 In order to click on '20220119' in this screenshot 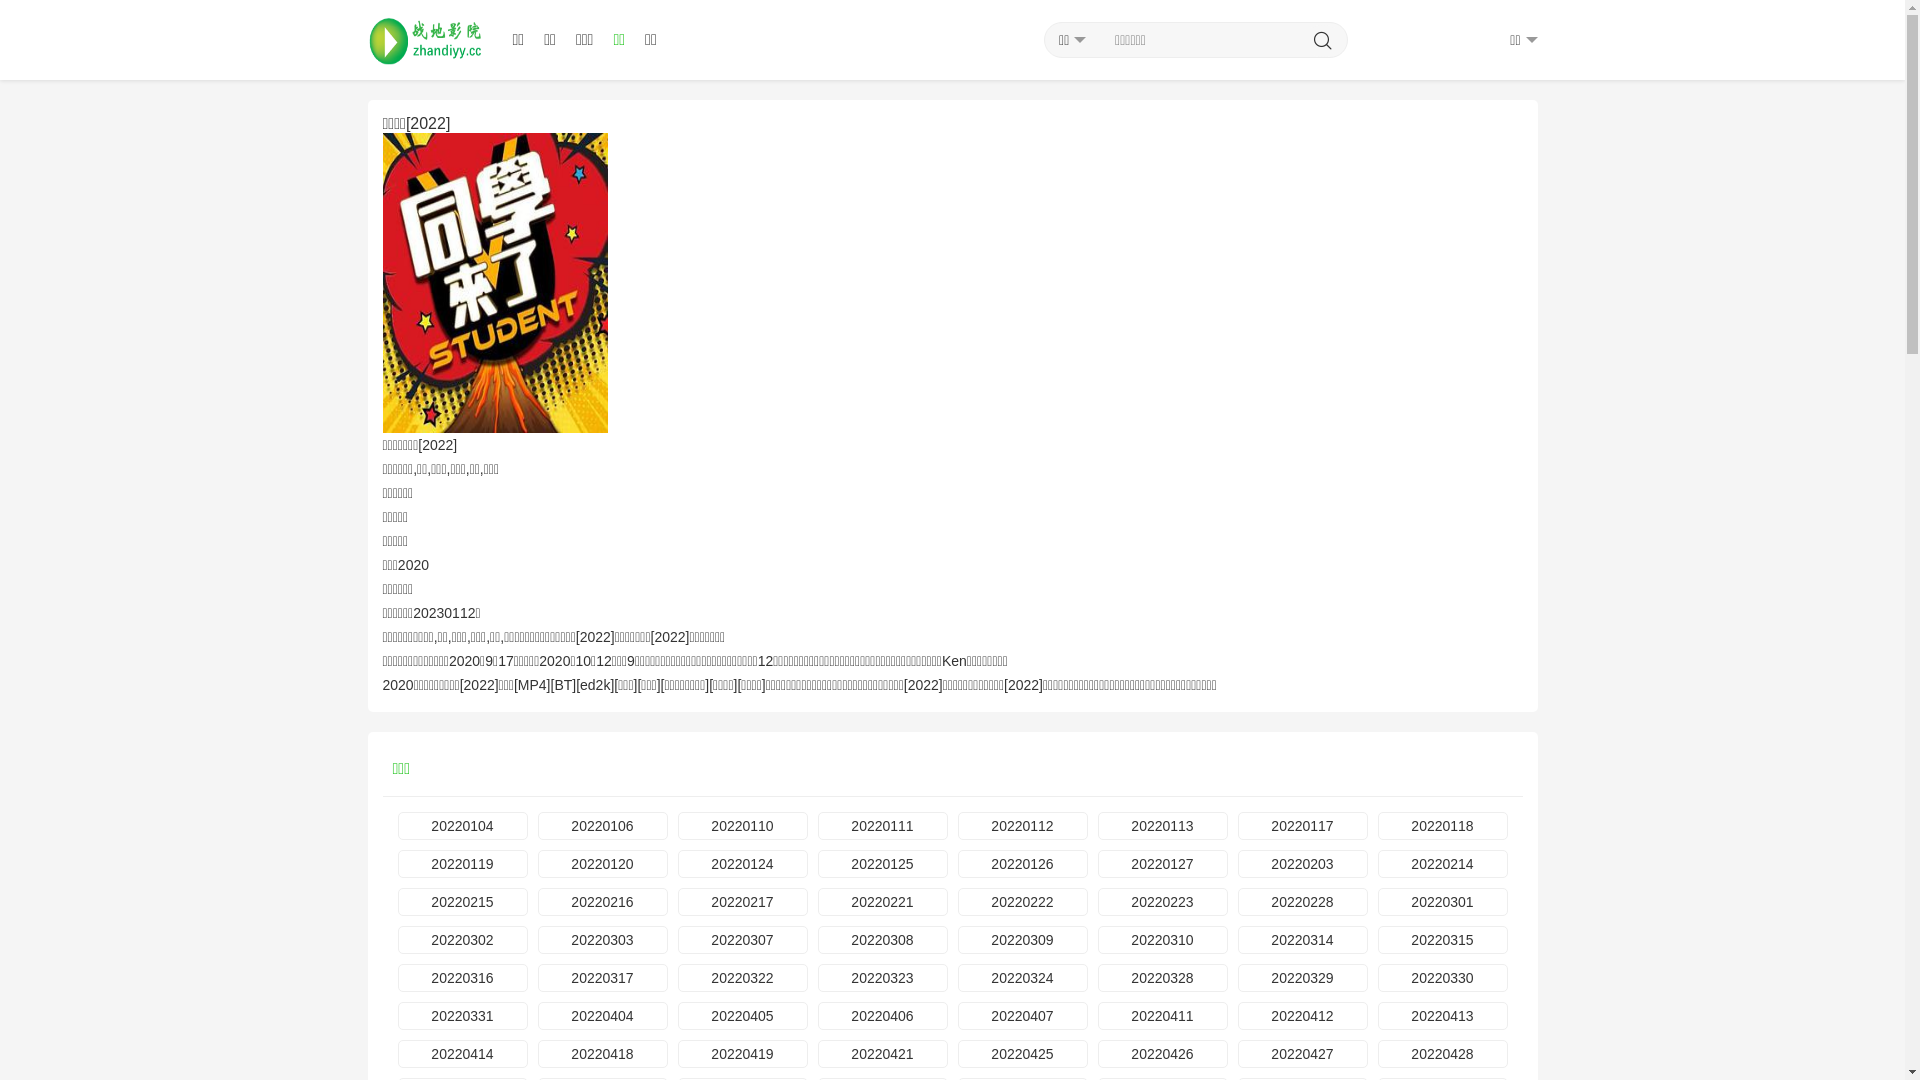, I will do `click(398, 863)`.